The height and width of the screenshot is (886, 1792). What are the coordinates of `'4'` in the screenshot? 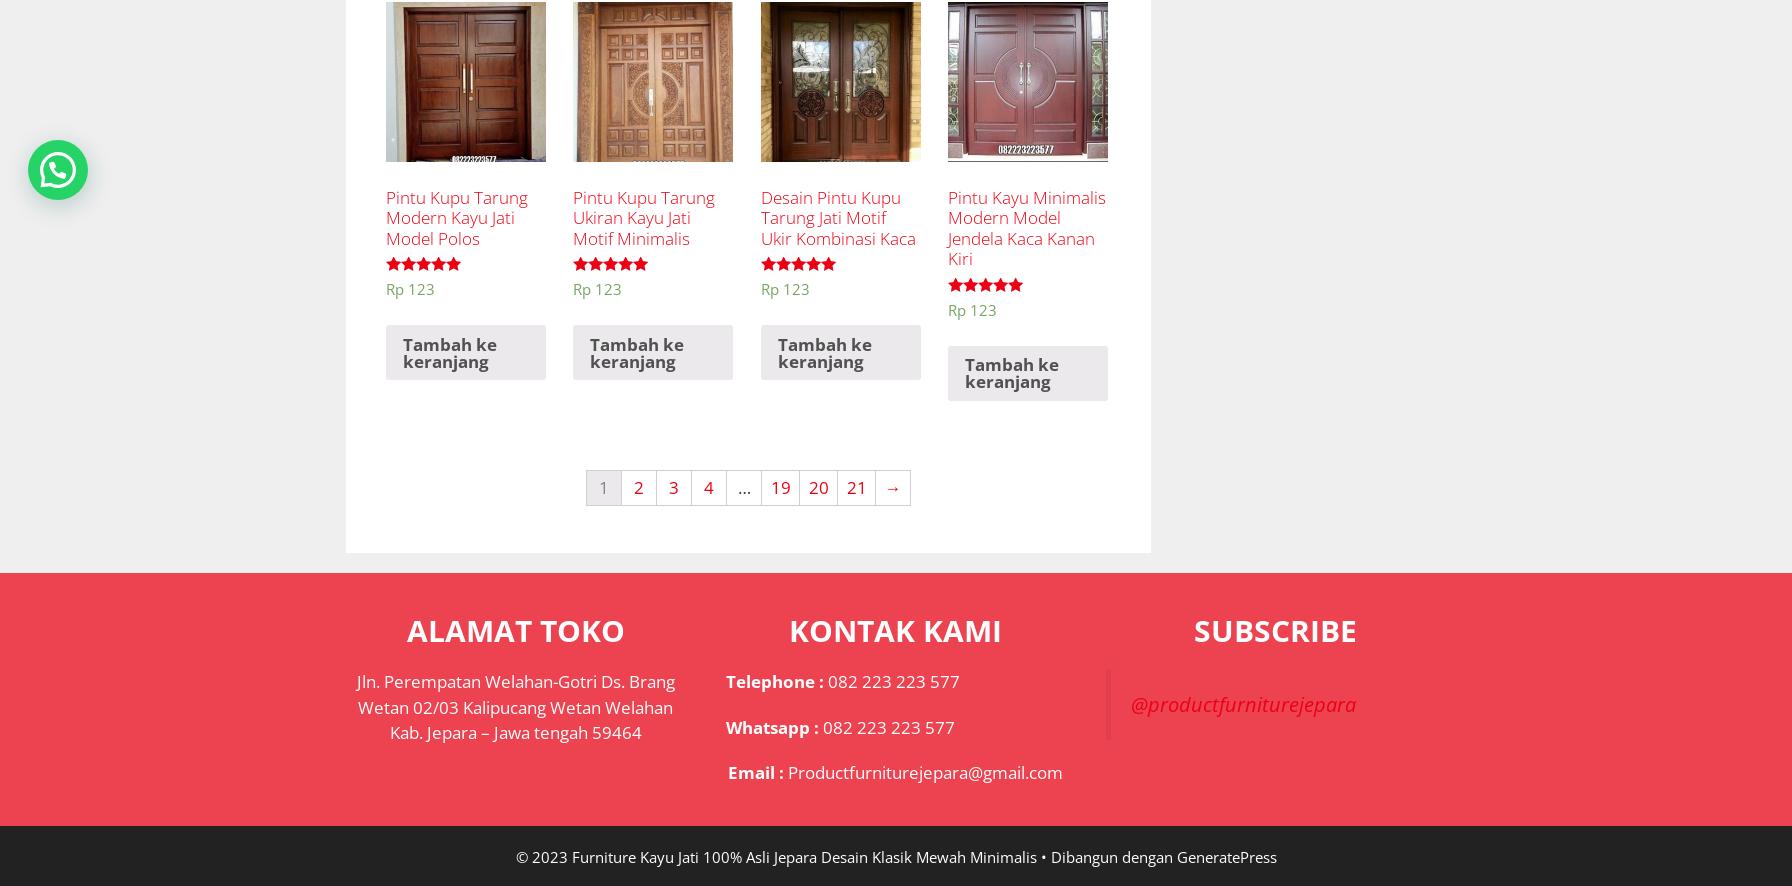 It's located at (708, 487).